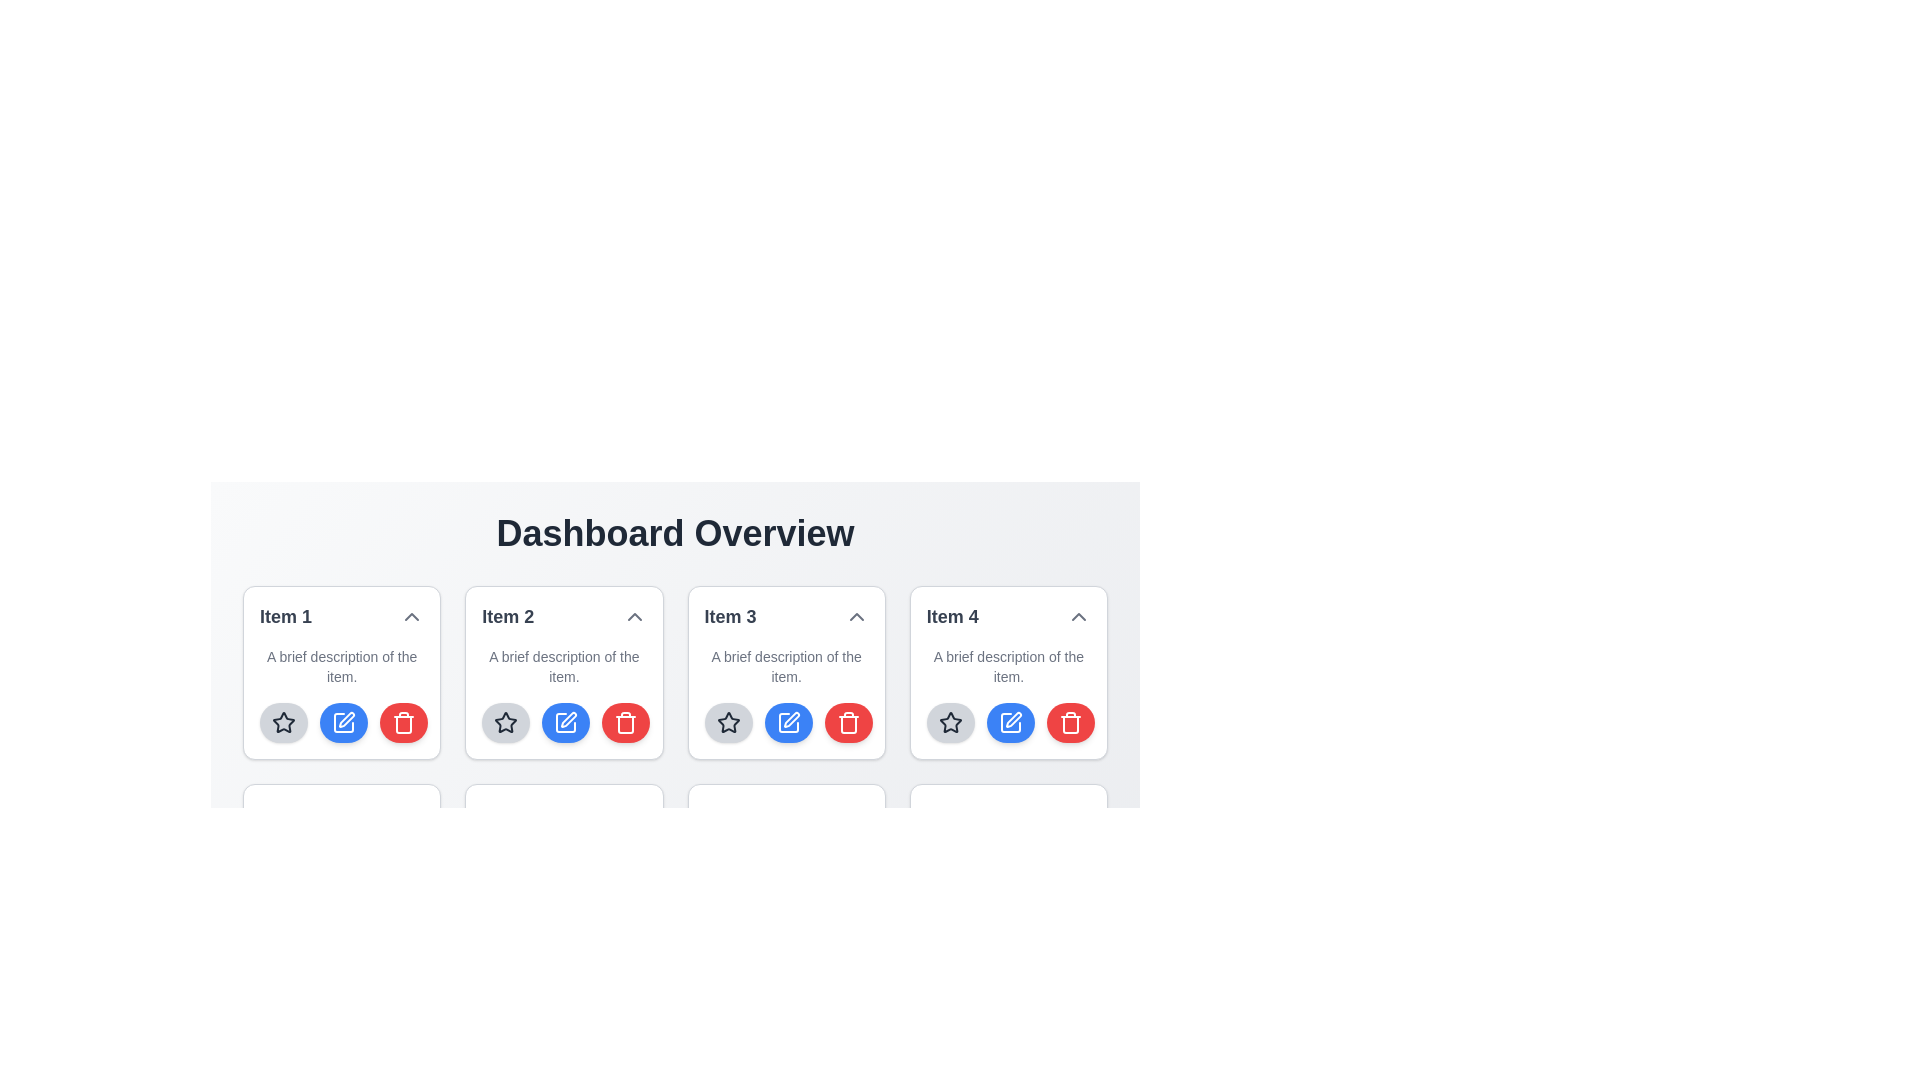  I want to click on the small blue square icon with a white pen symbol located in the 'Item 3' section of the dashboard, so click(787, 722).